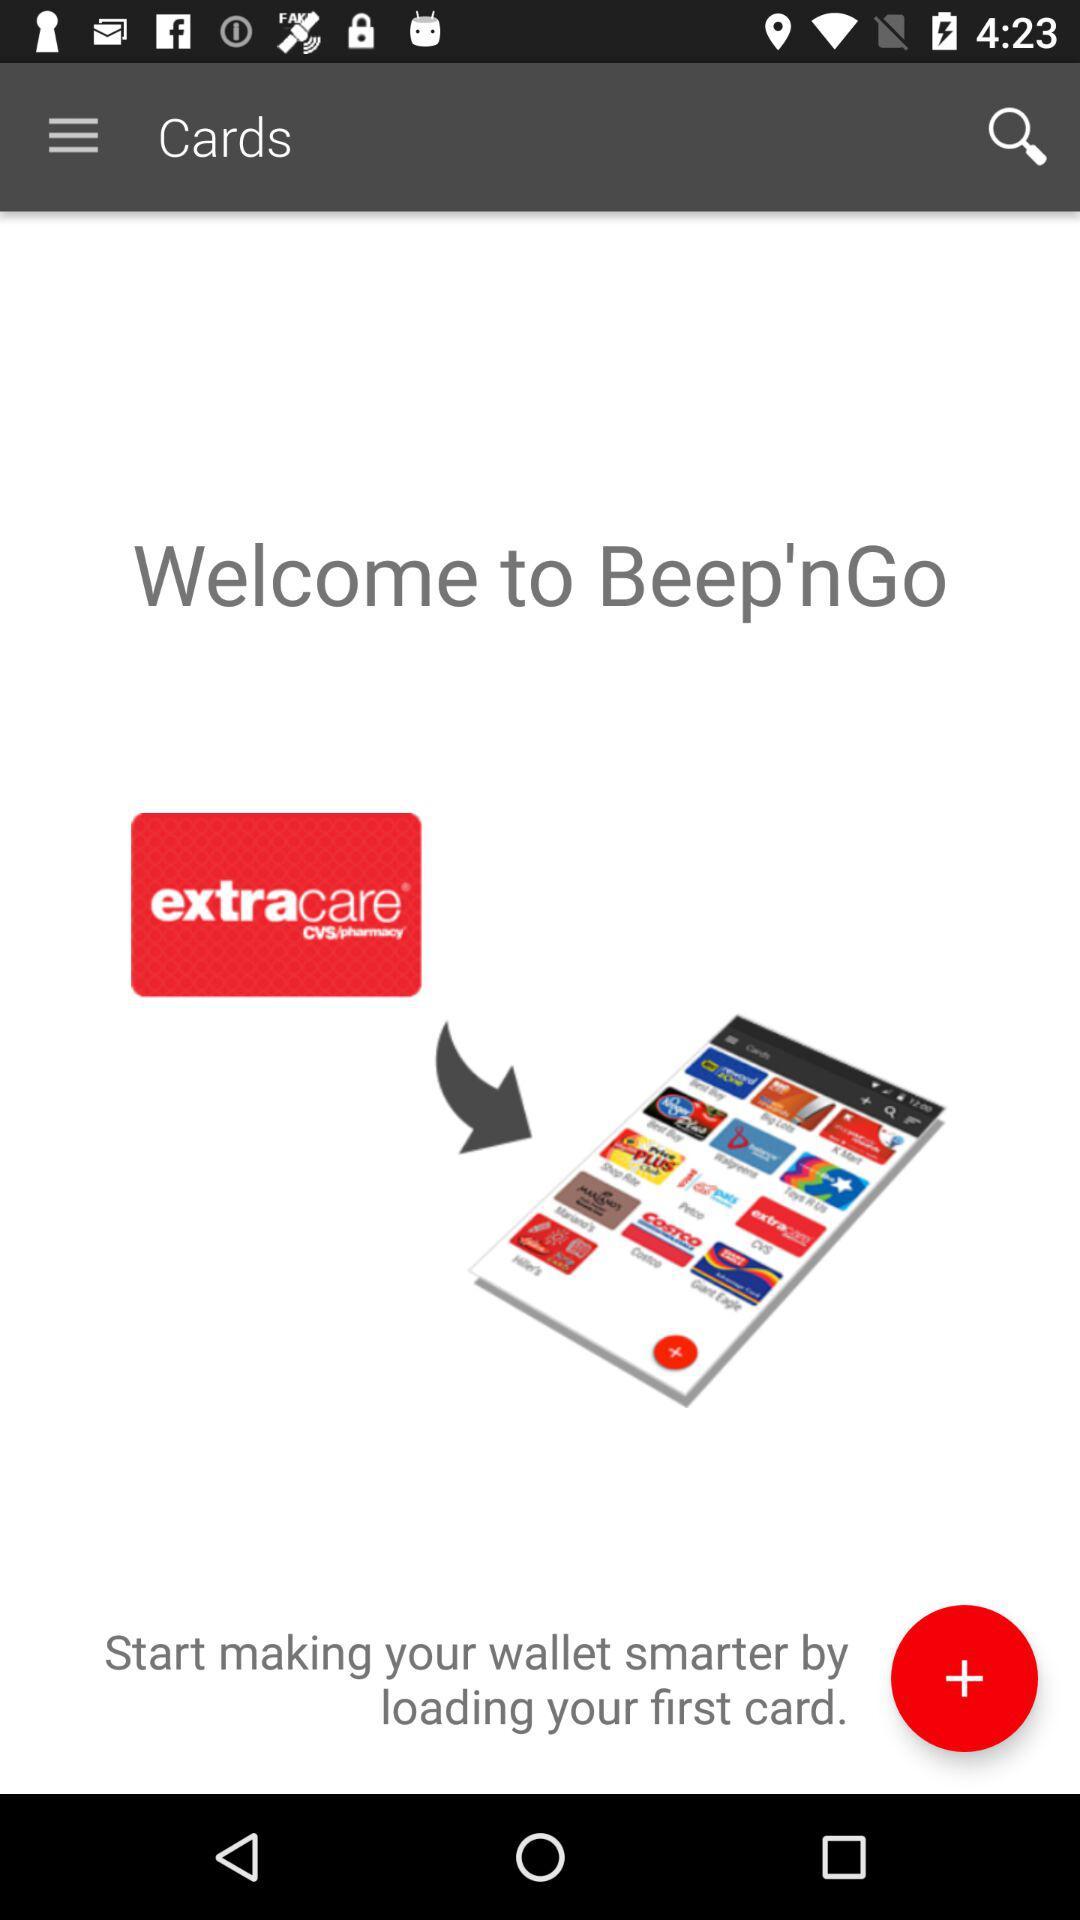  Describe the element at coordinates (963, 1678) in the screenshot. I see `item next to the start making your` at that location.